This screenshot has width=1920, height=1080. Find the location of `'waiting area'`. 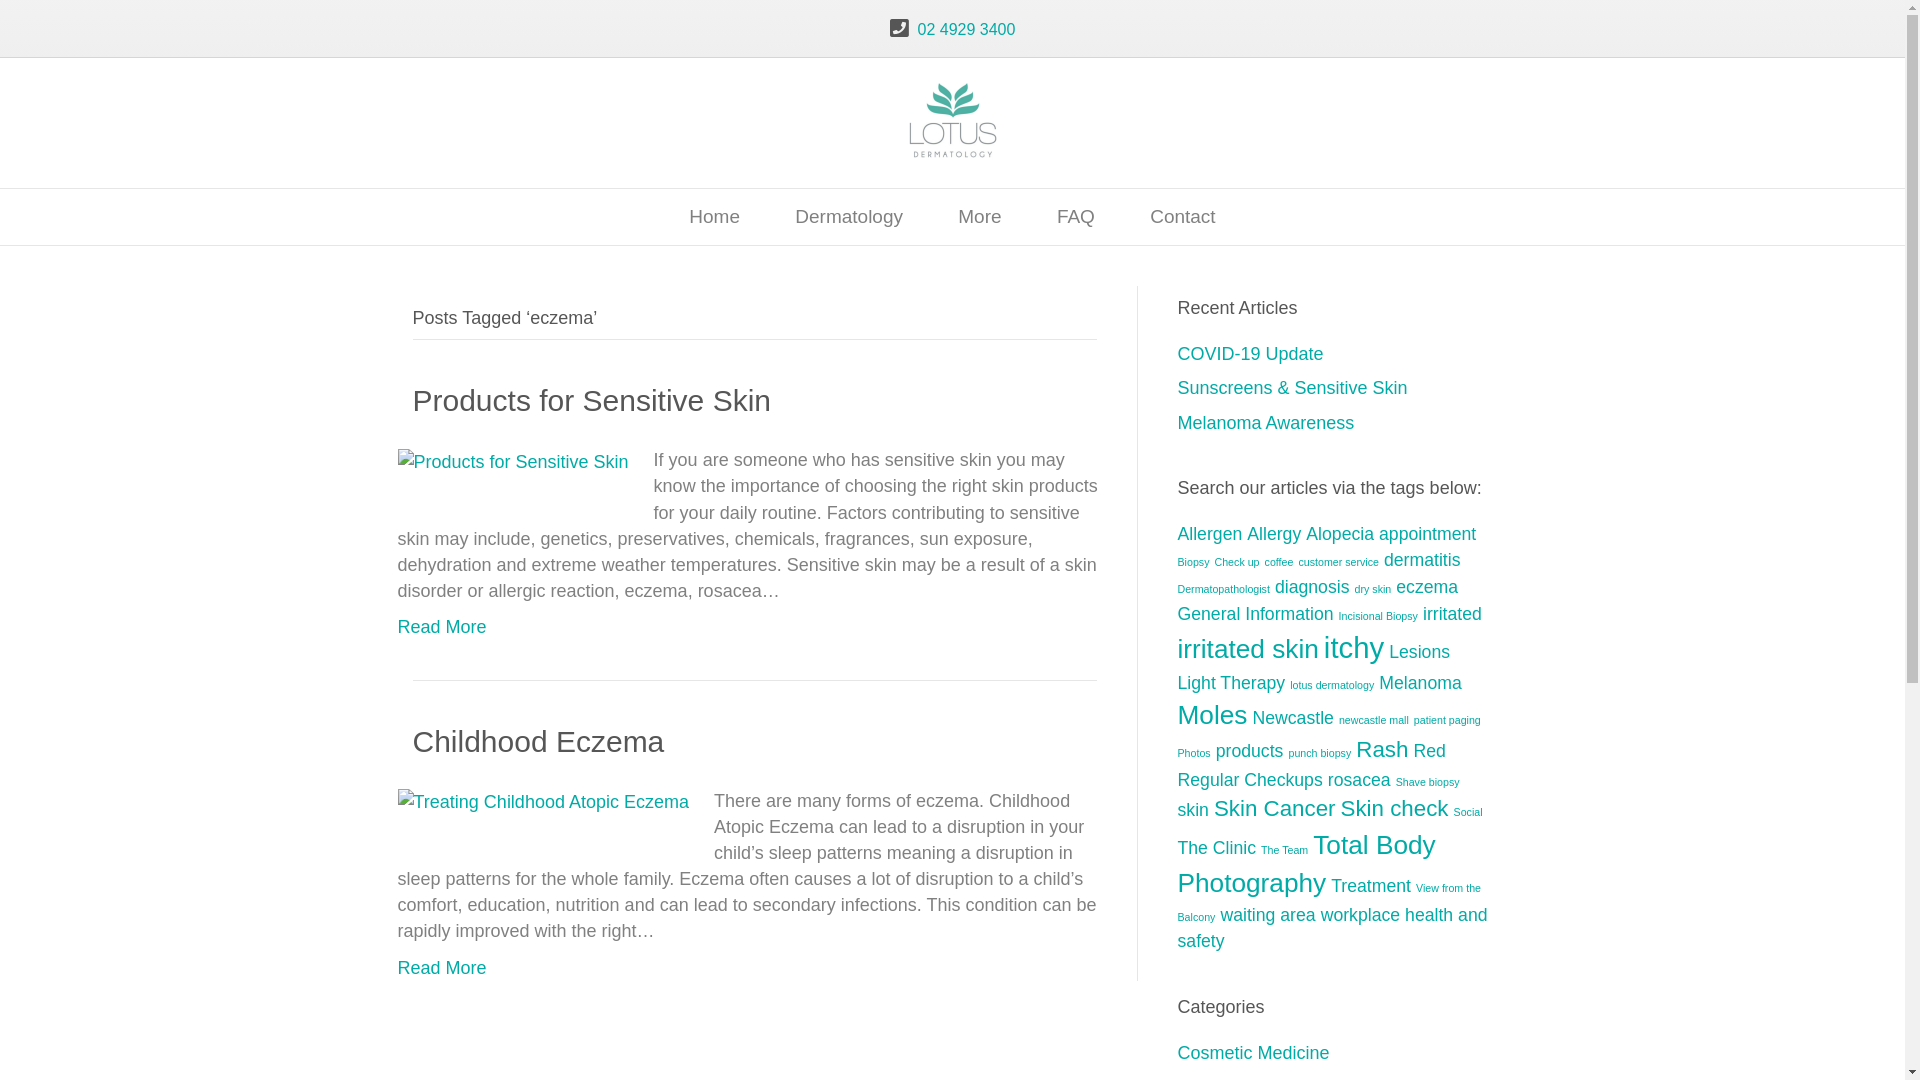

'waiting area' is located at coordinates (1266, 914).